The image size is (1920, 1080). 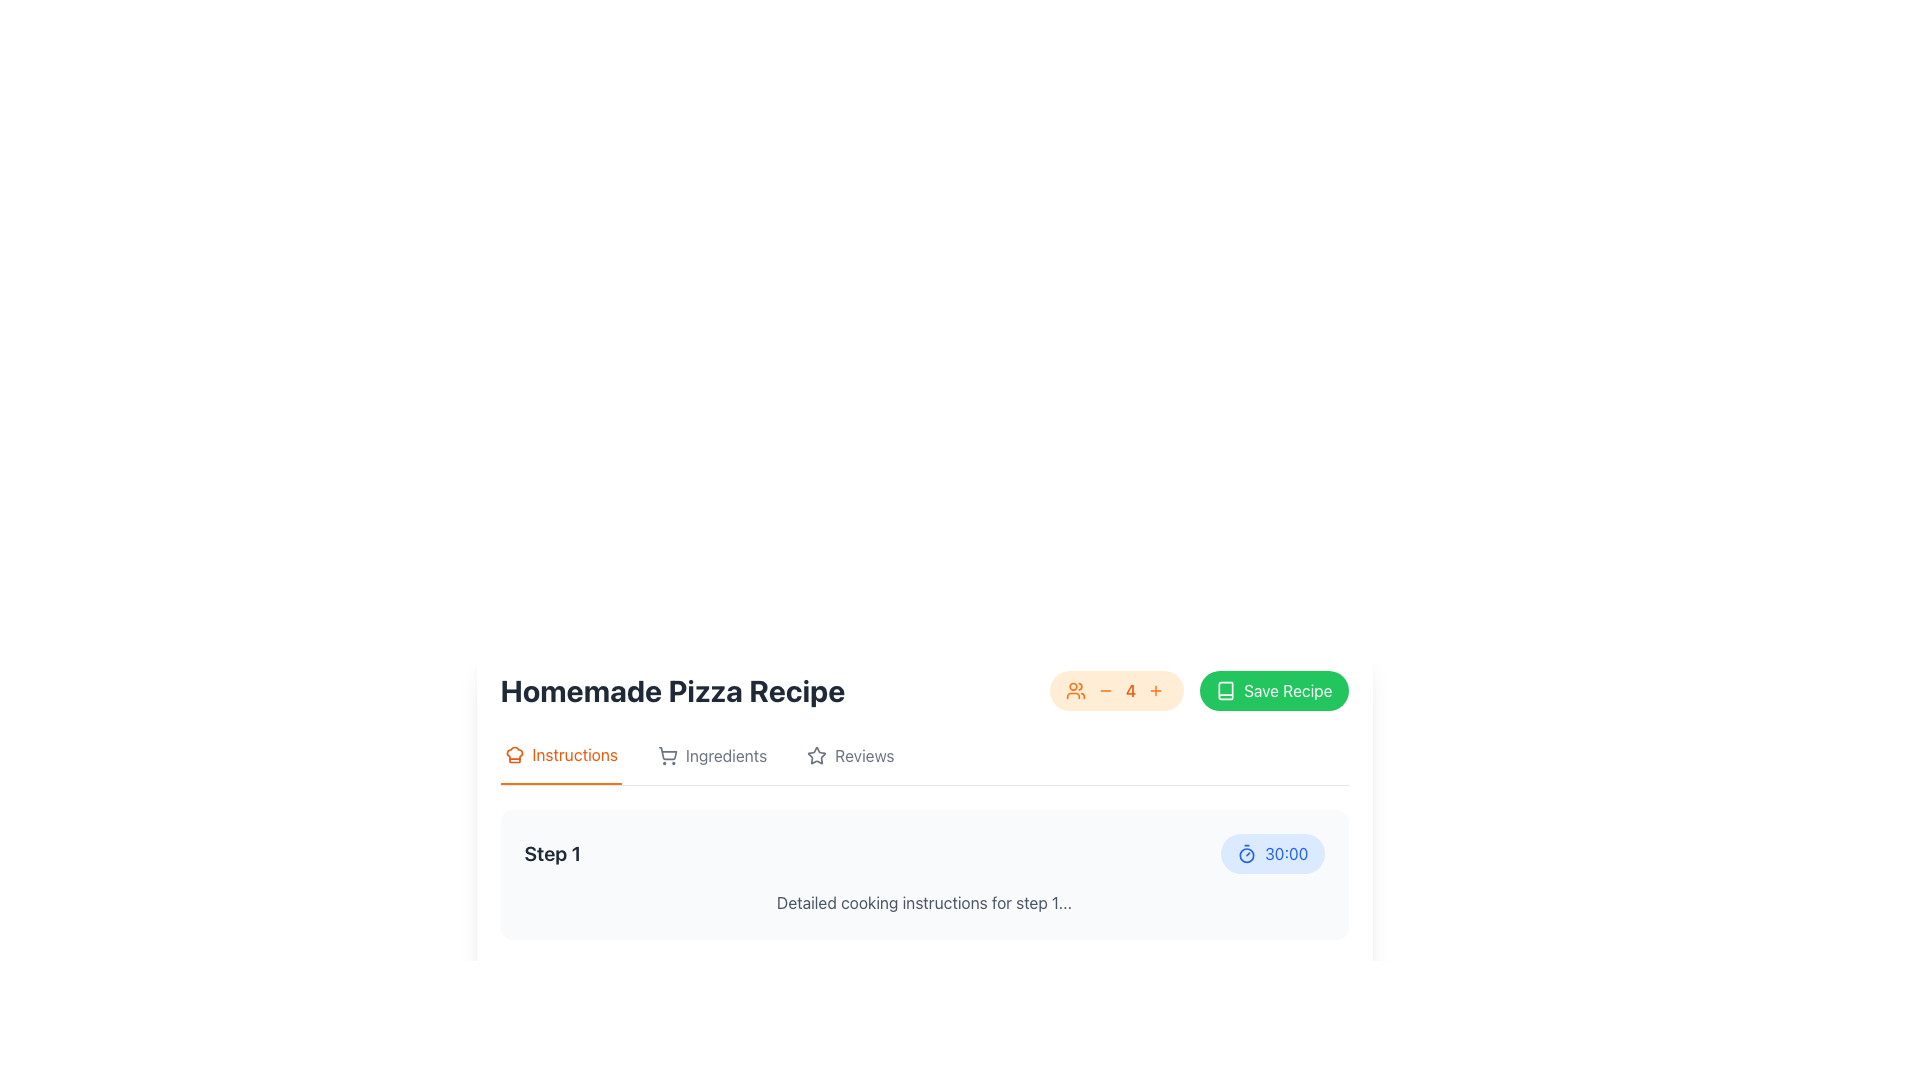 I want to click on the icon inside the 'Save Recipe' button located in the top-right section of the interface, so click(x=1225, y=689).